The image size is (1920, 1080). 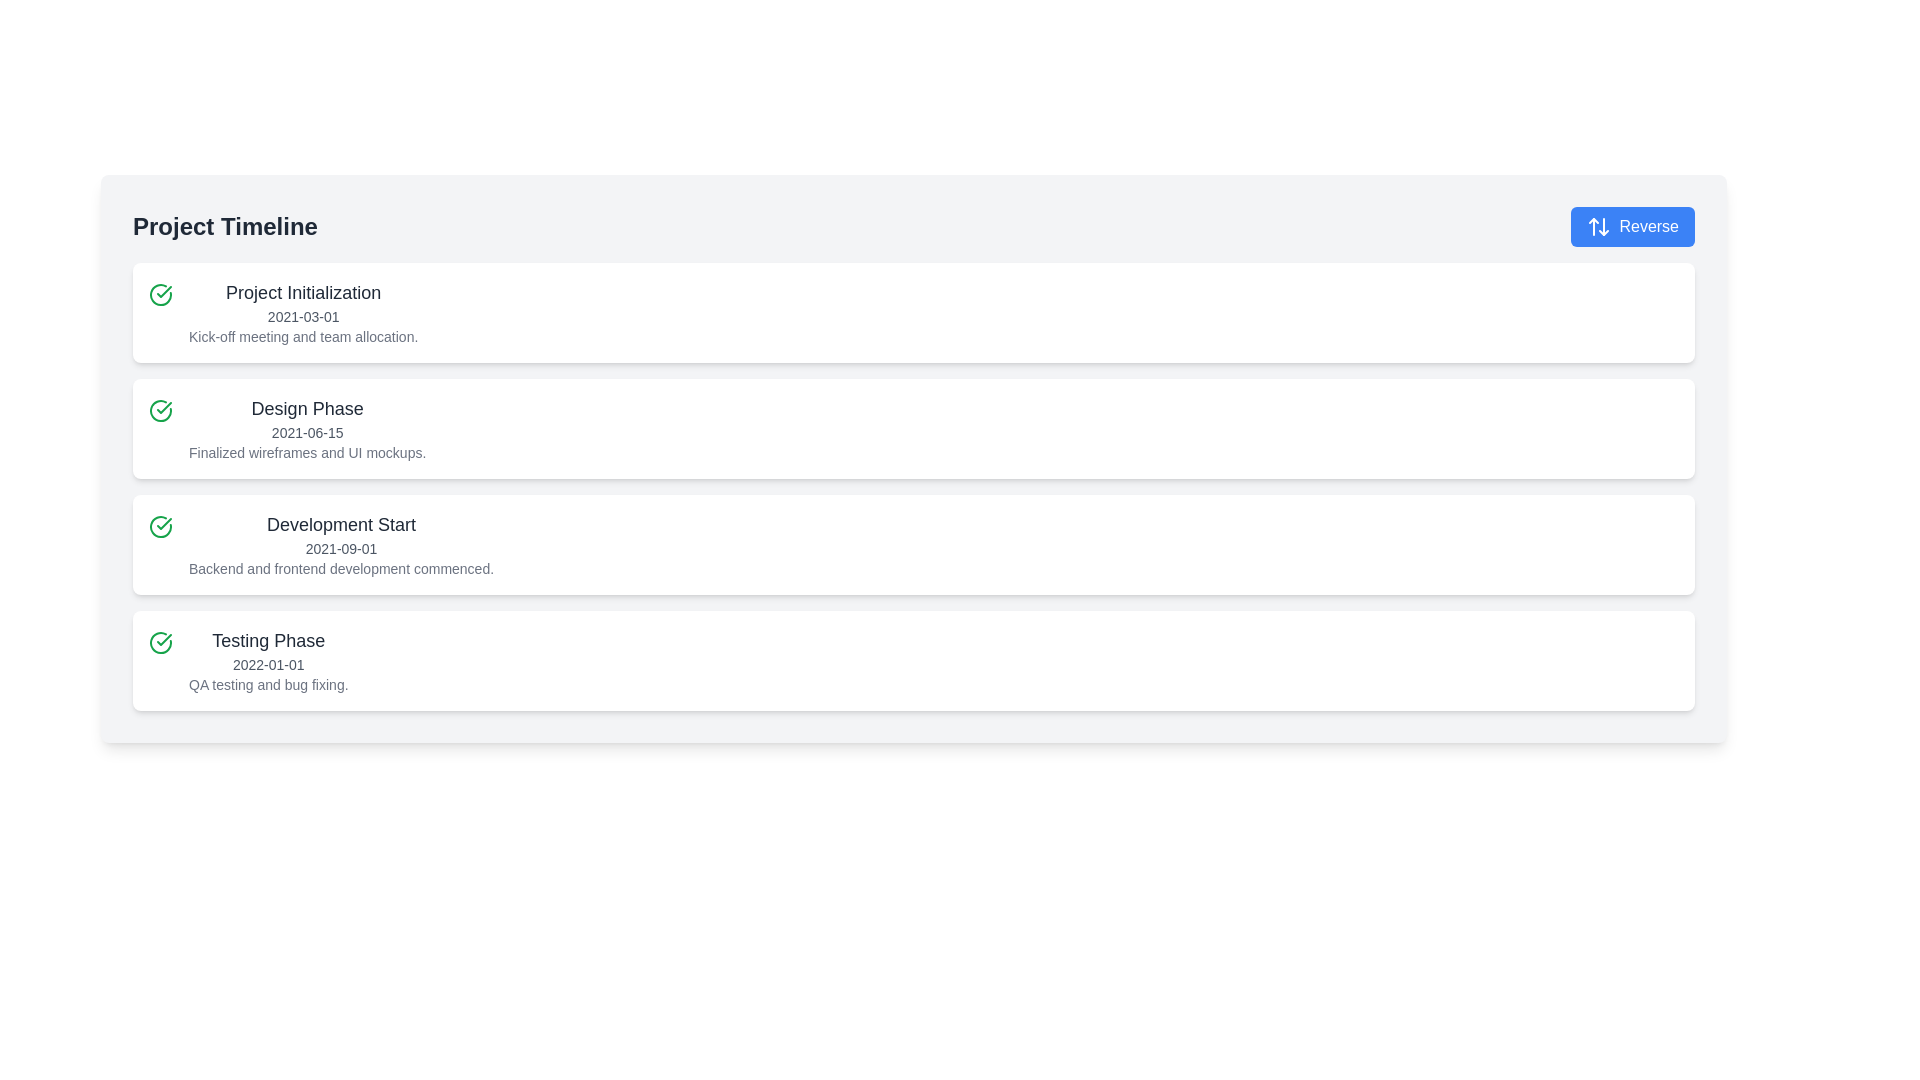 I want to click on text label that provides clarification related to the 'Development Start' phase in the project timeline interface, located in the third timeline block from the top, so click(x=341, y=569).